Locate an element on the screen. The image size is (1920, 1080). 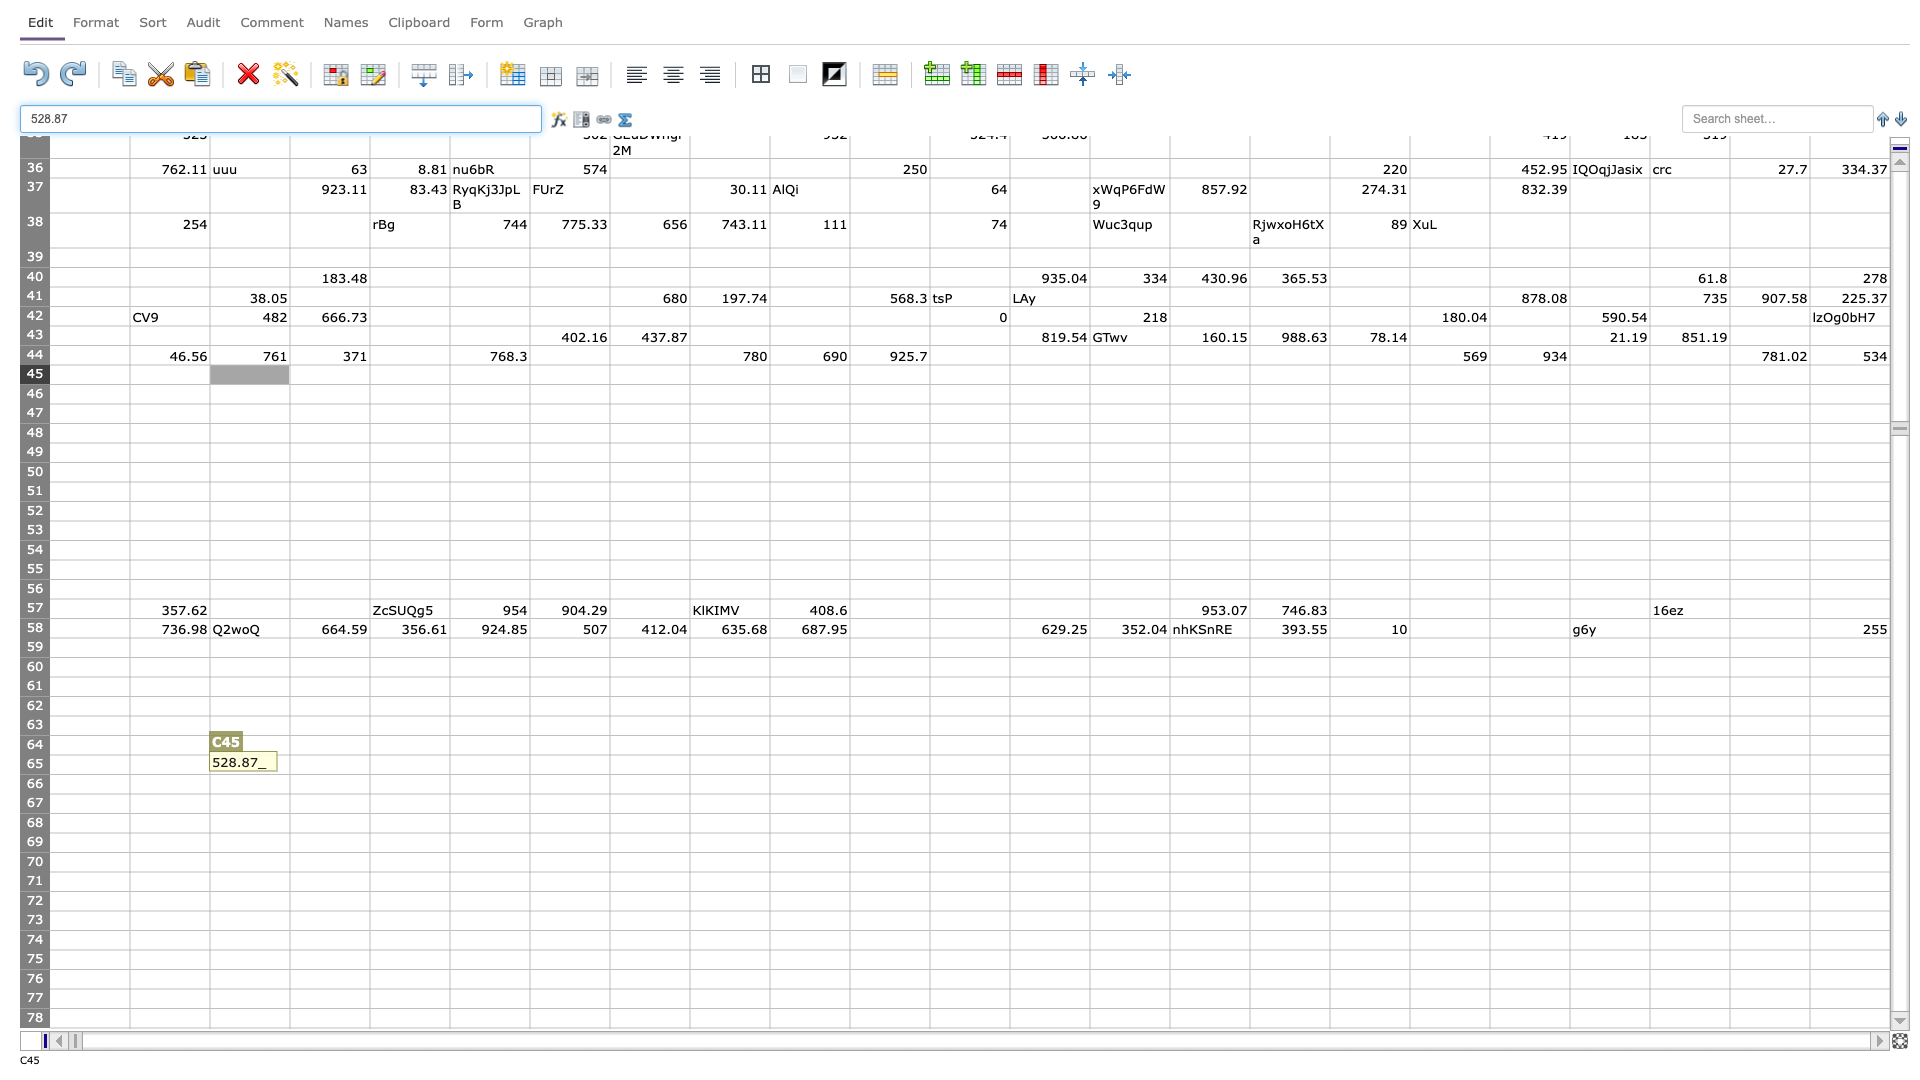
bottom right corner of G65 is located at coordinates (608, 773).